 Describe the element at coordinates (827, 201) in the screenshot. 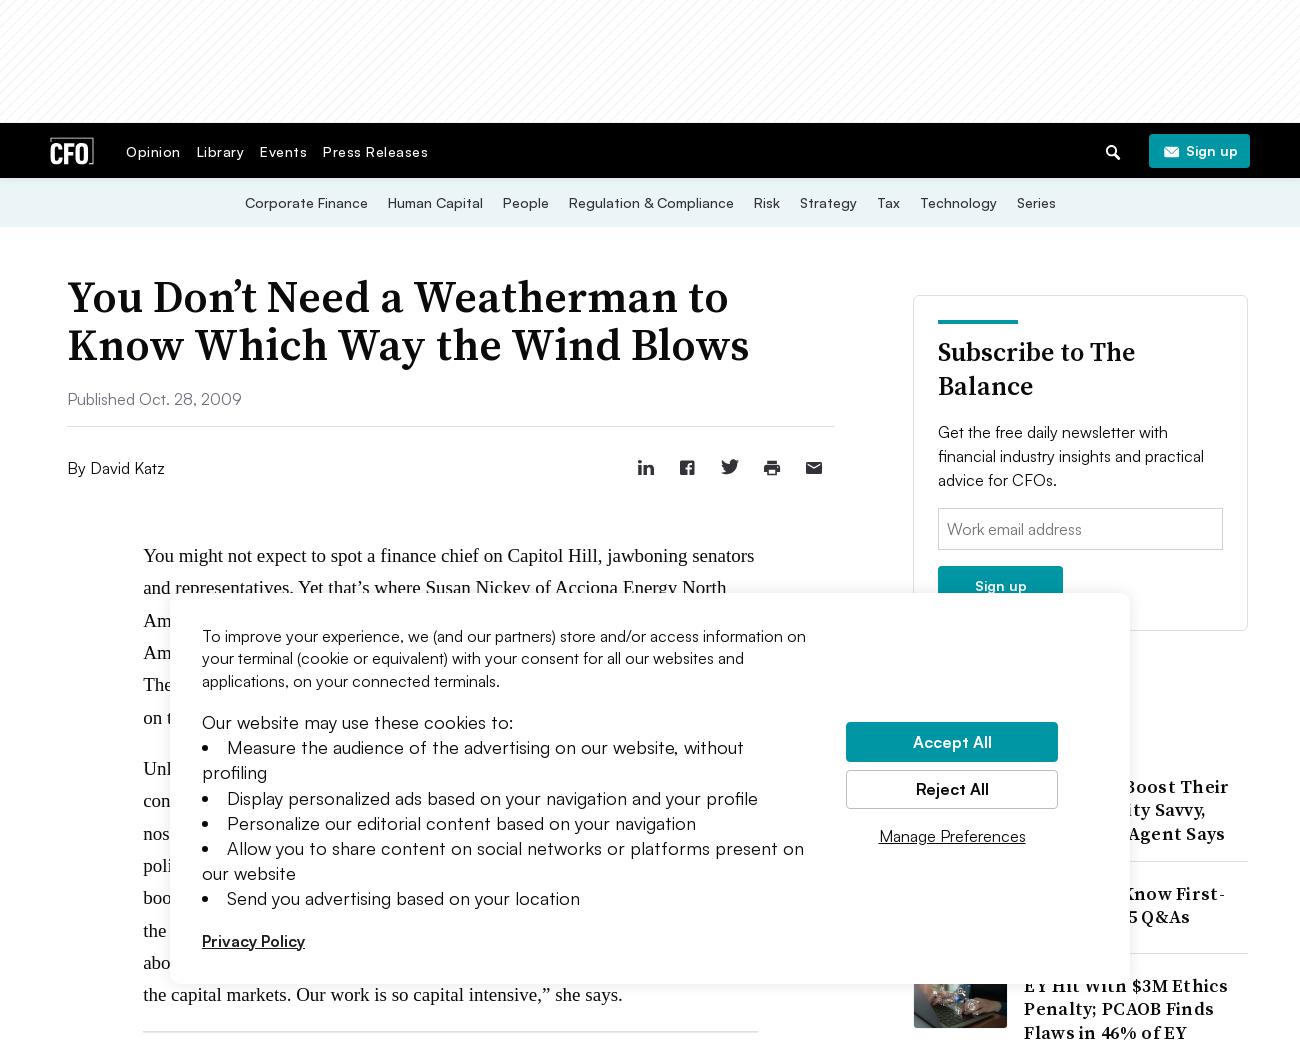

I see `'Strategy'` at that location.